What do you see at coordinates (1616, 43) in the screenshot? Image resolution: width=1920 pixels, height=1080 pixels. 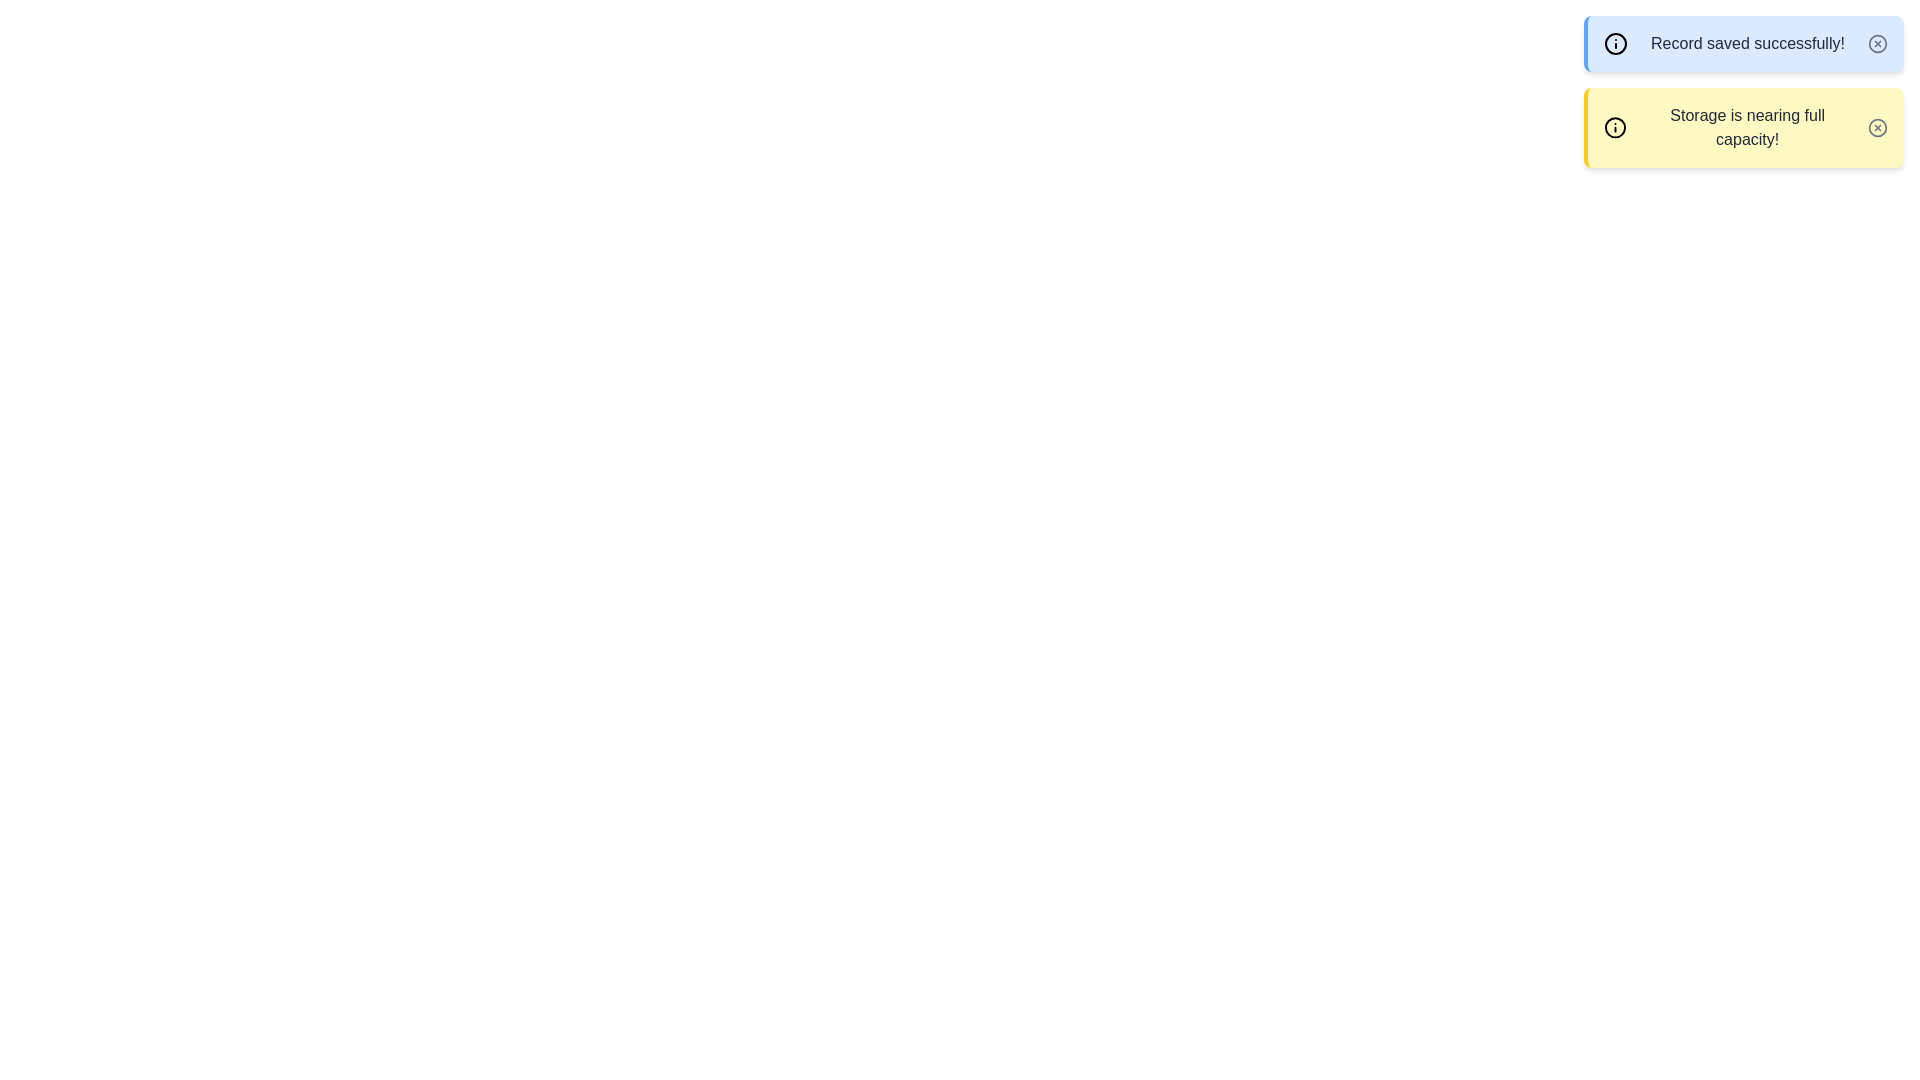 I see `the icon associated with the alert info` at bounding box center [1616, 43].